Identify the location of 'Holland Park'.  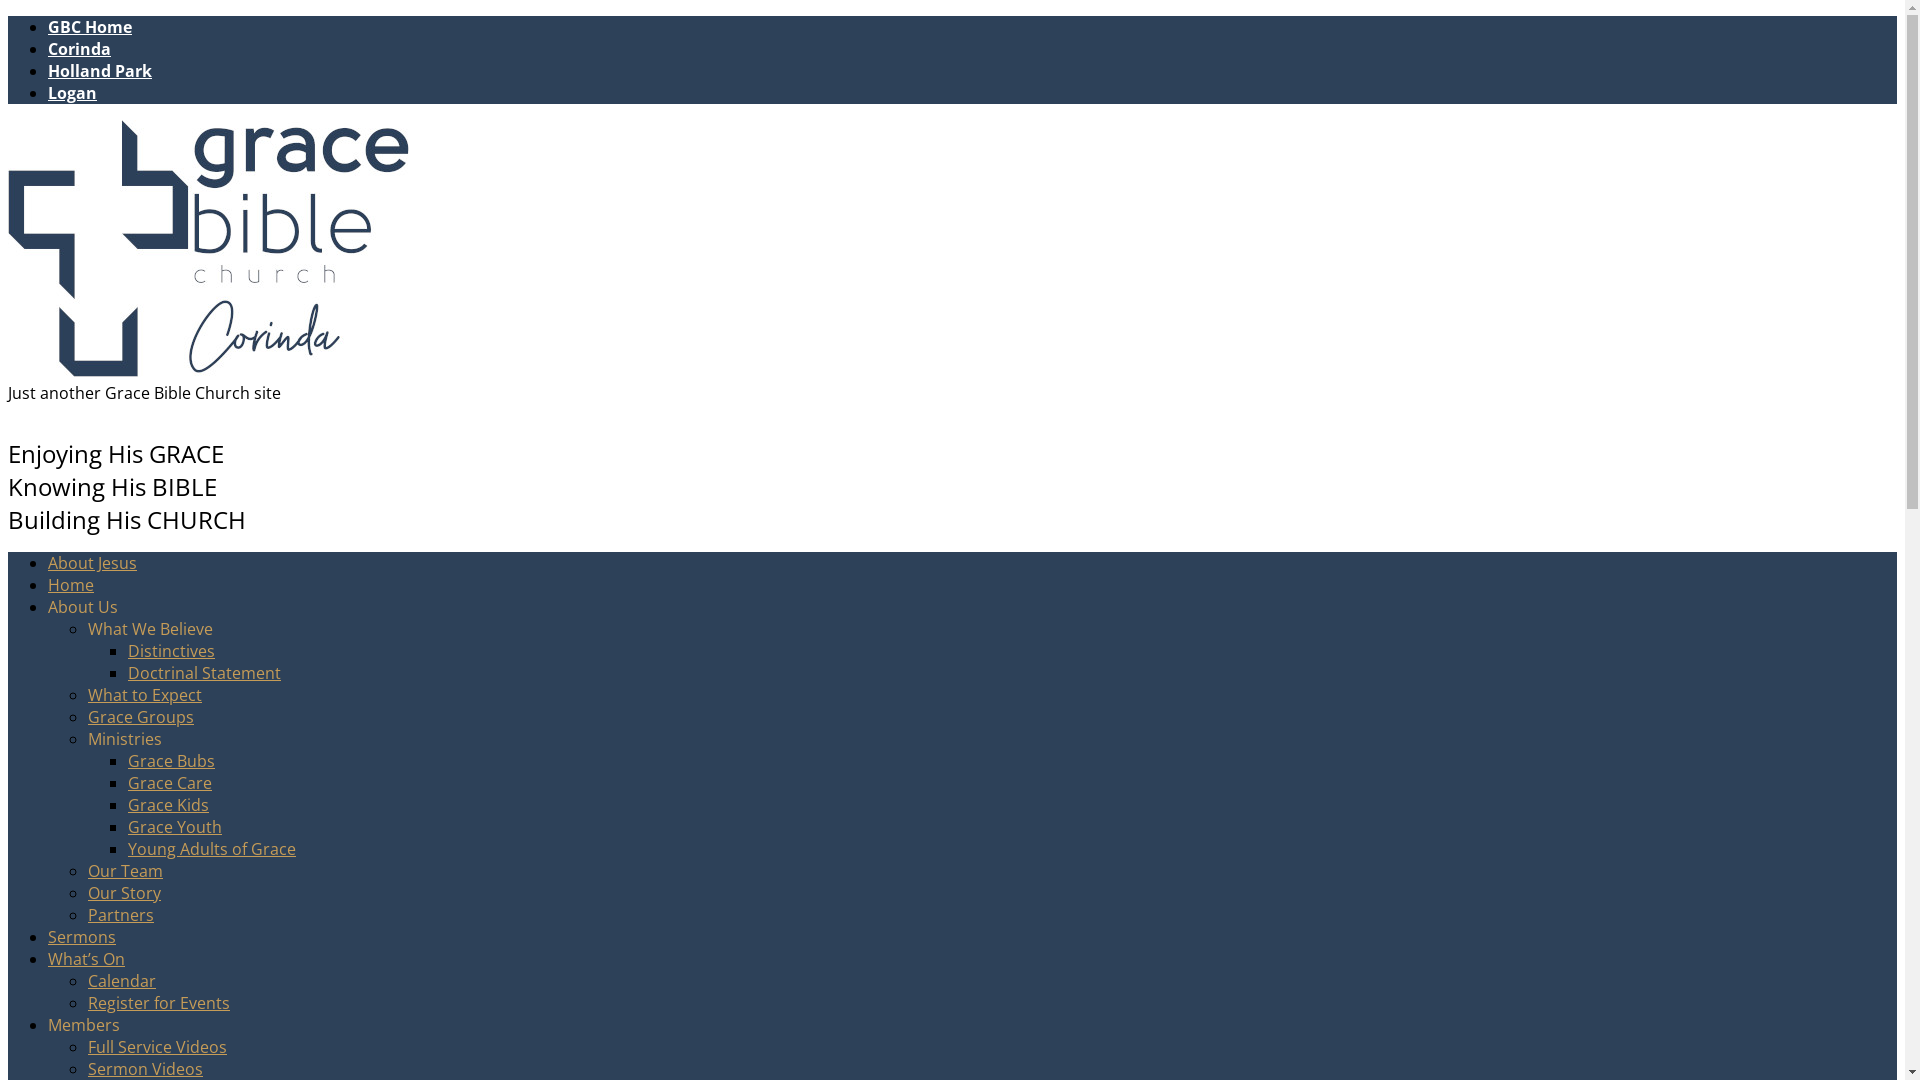
(99, 69).